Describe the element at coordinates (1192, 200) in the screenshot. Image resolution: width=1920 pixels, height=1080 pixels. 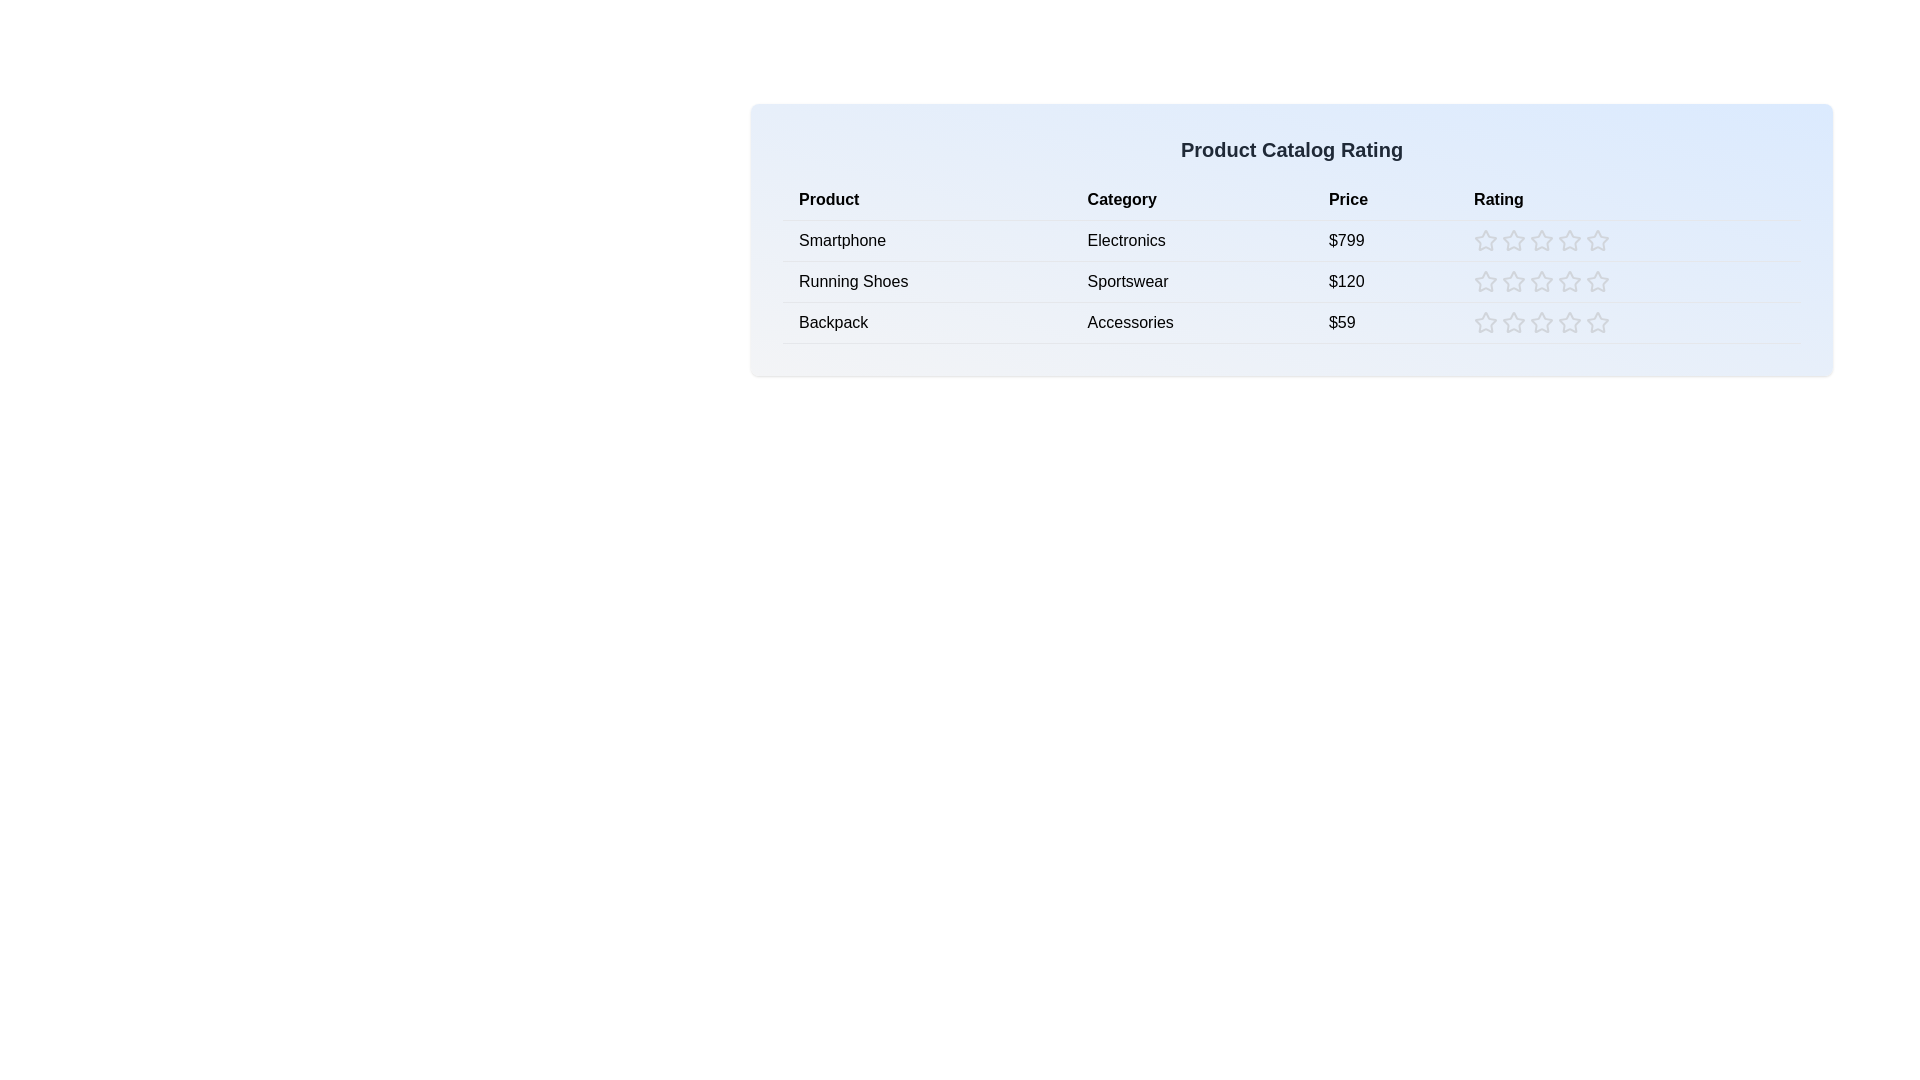
I see `the Category column header to sort the table by that column` at that location.